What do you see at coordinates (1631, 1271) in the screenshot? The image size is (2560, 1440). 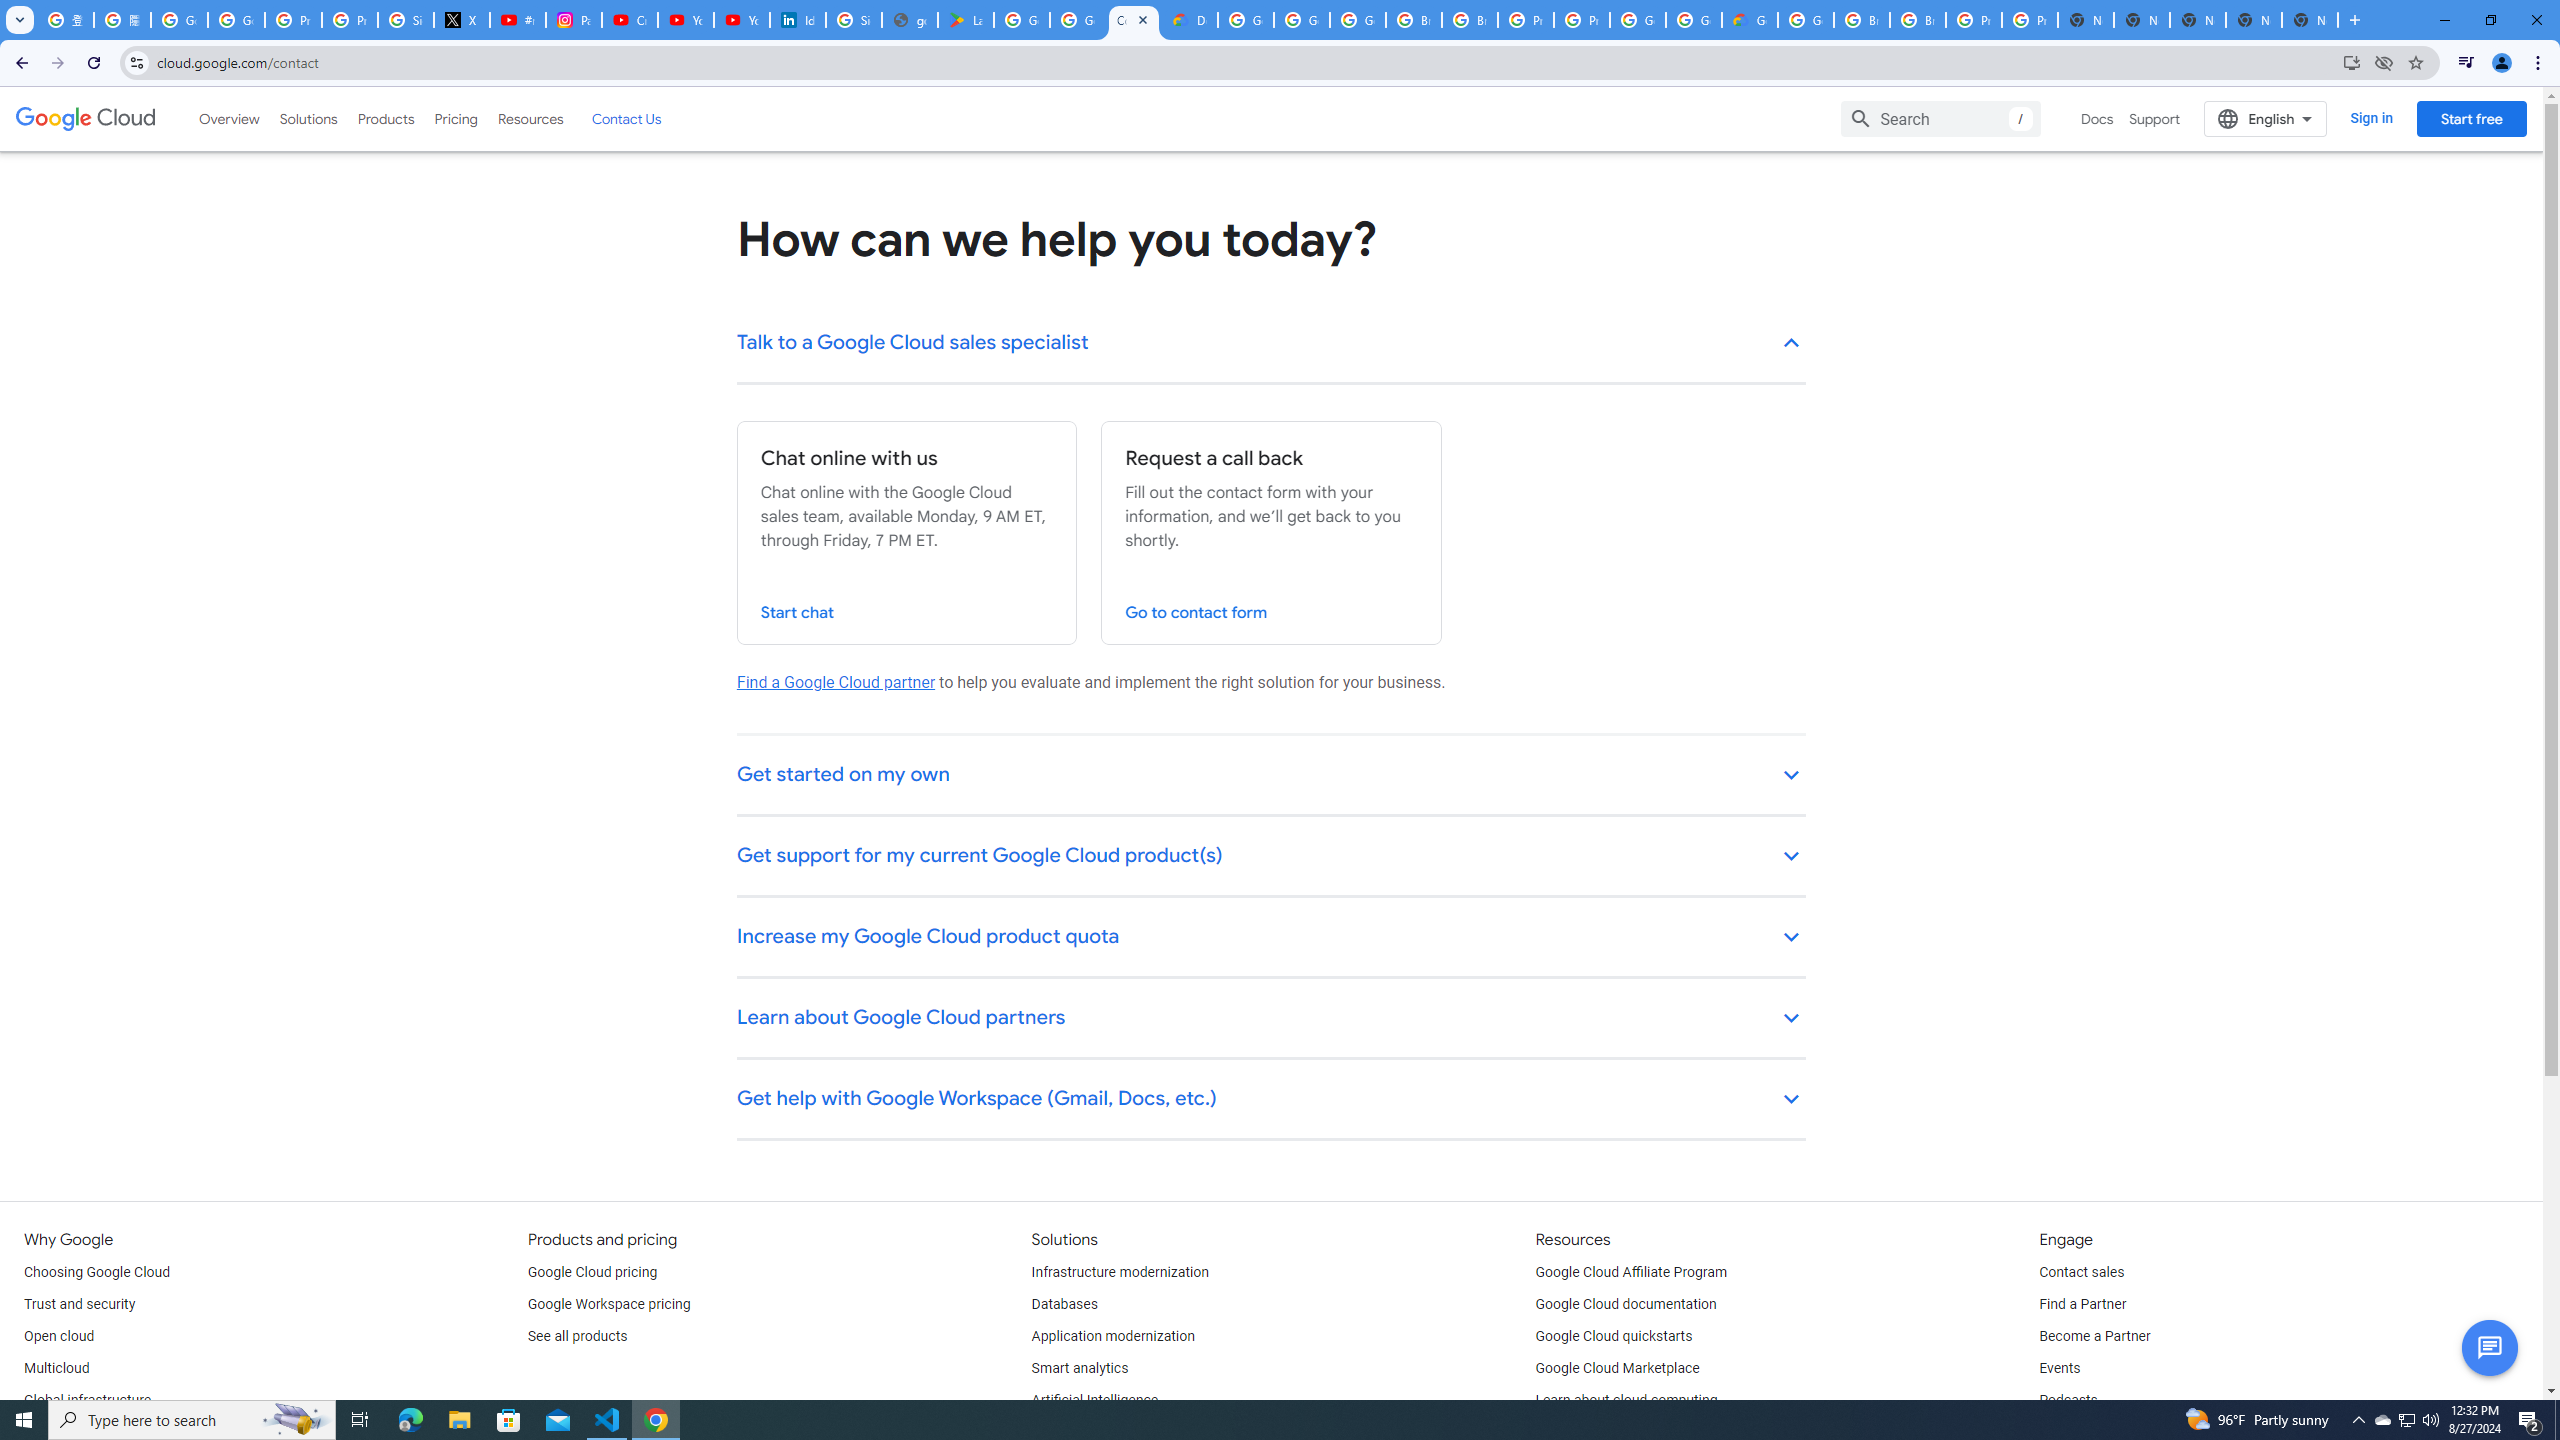 I see `'Google Cloud Affiliate Program'` at bounding box center [1631, 1271].